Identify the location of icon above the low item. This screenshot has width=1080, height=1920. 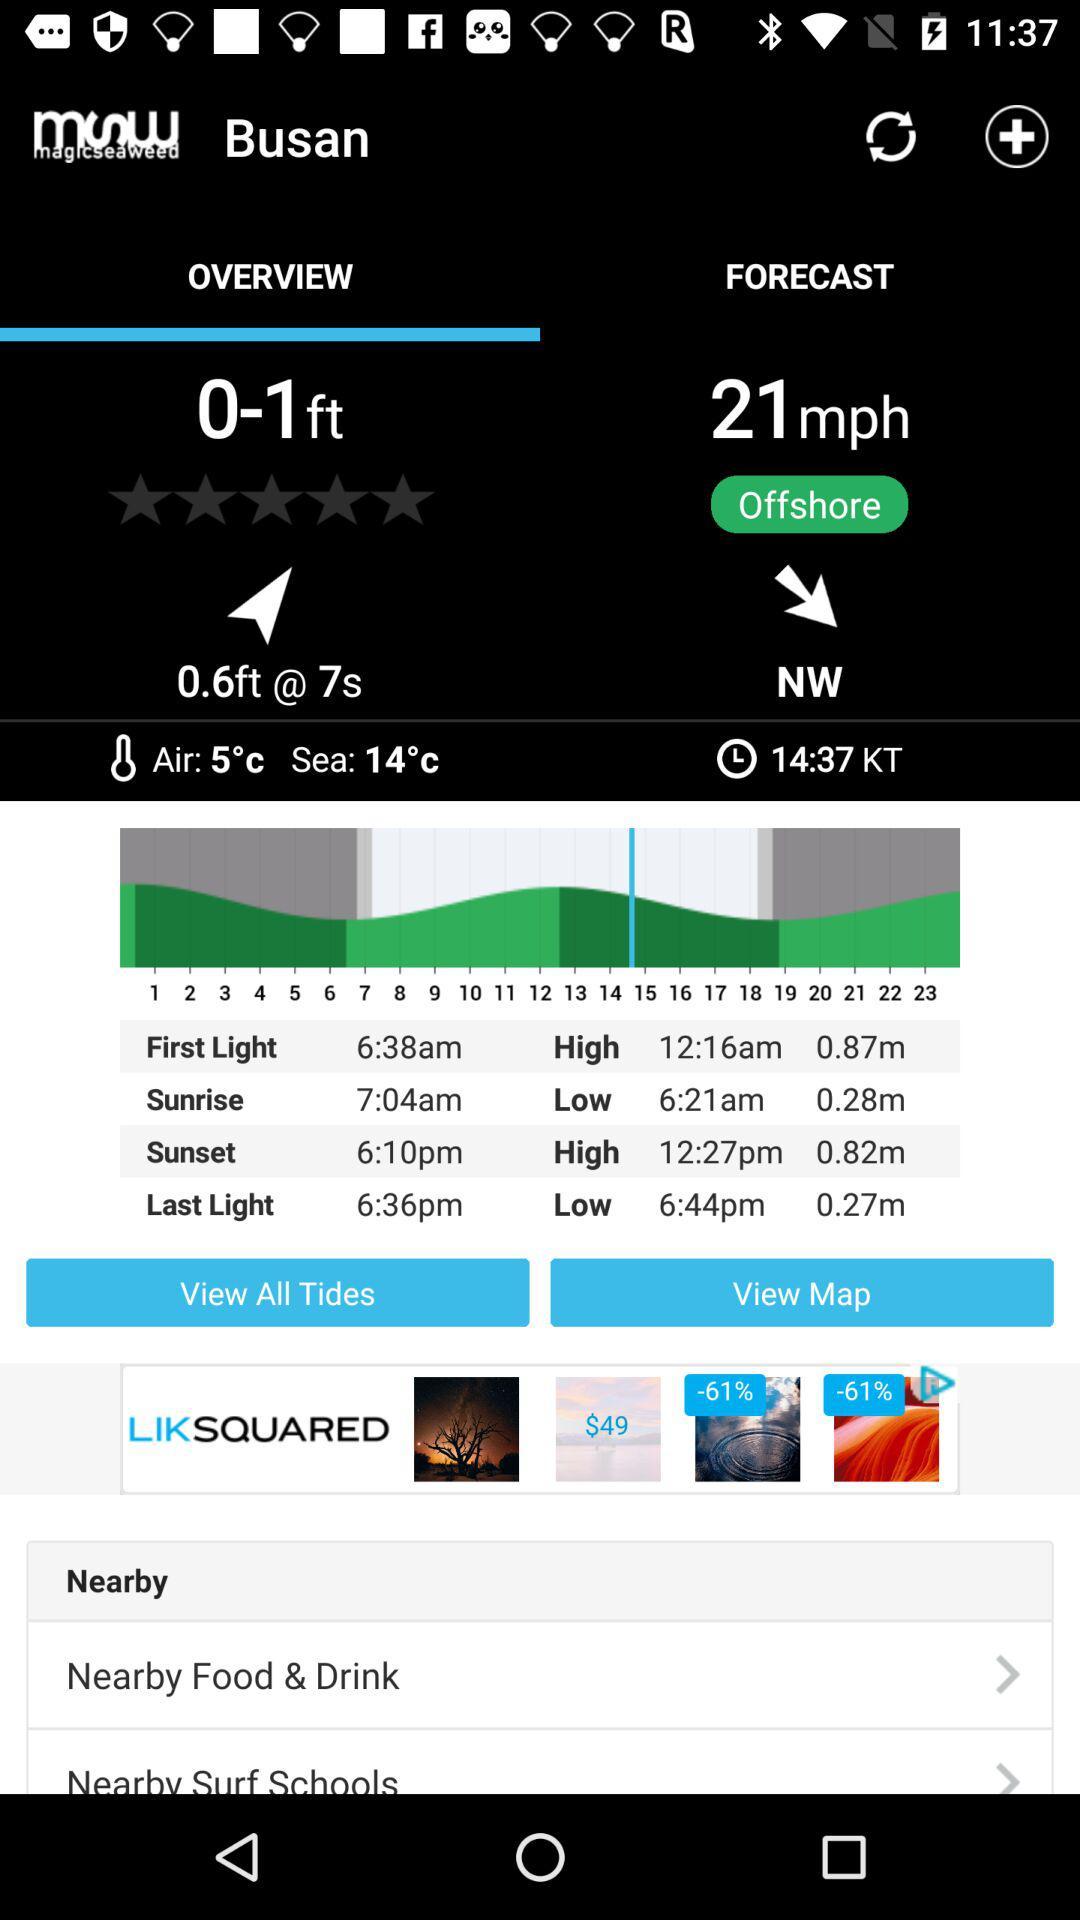
(540, 1045).